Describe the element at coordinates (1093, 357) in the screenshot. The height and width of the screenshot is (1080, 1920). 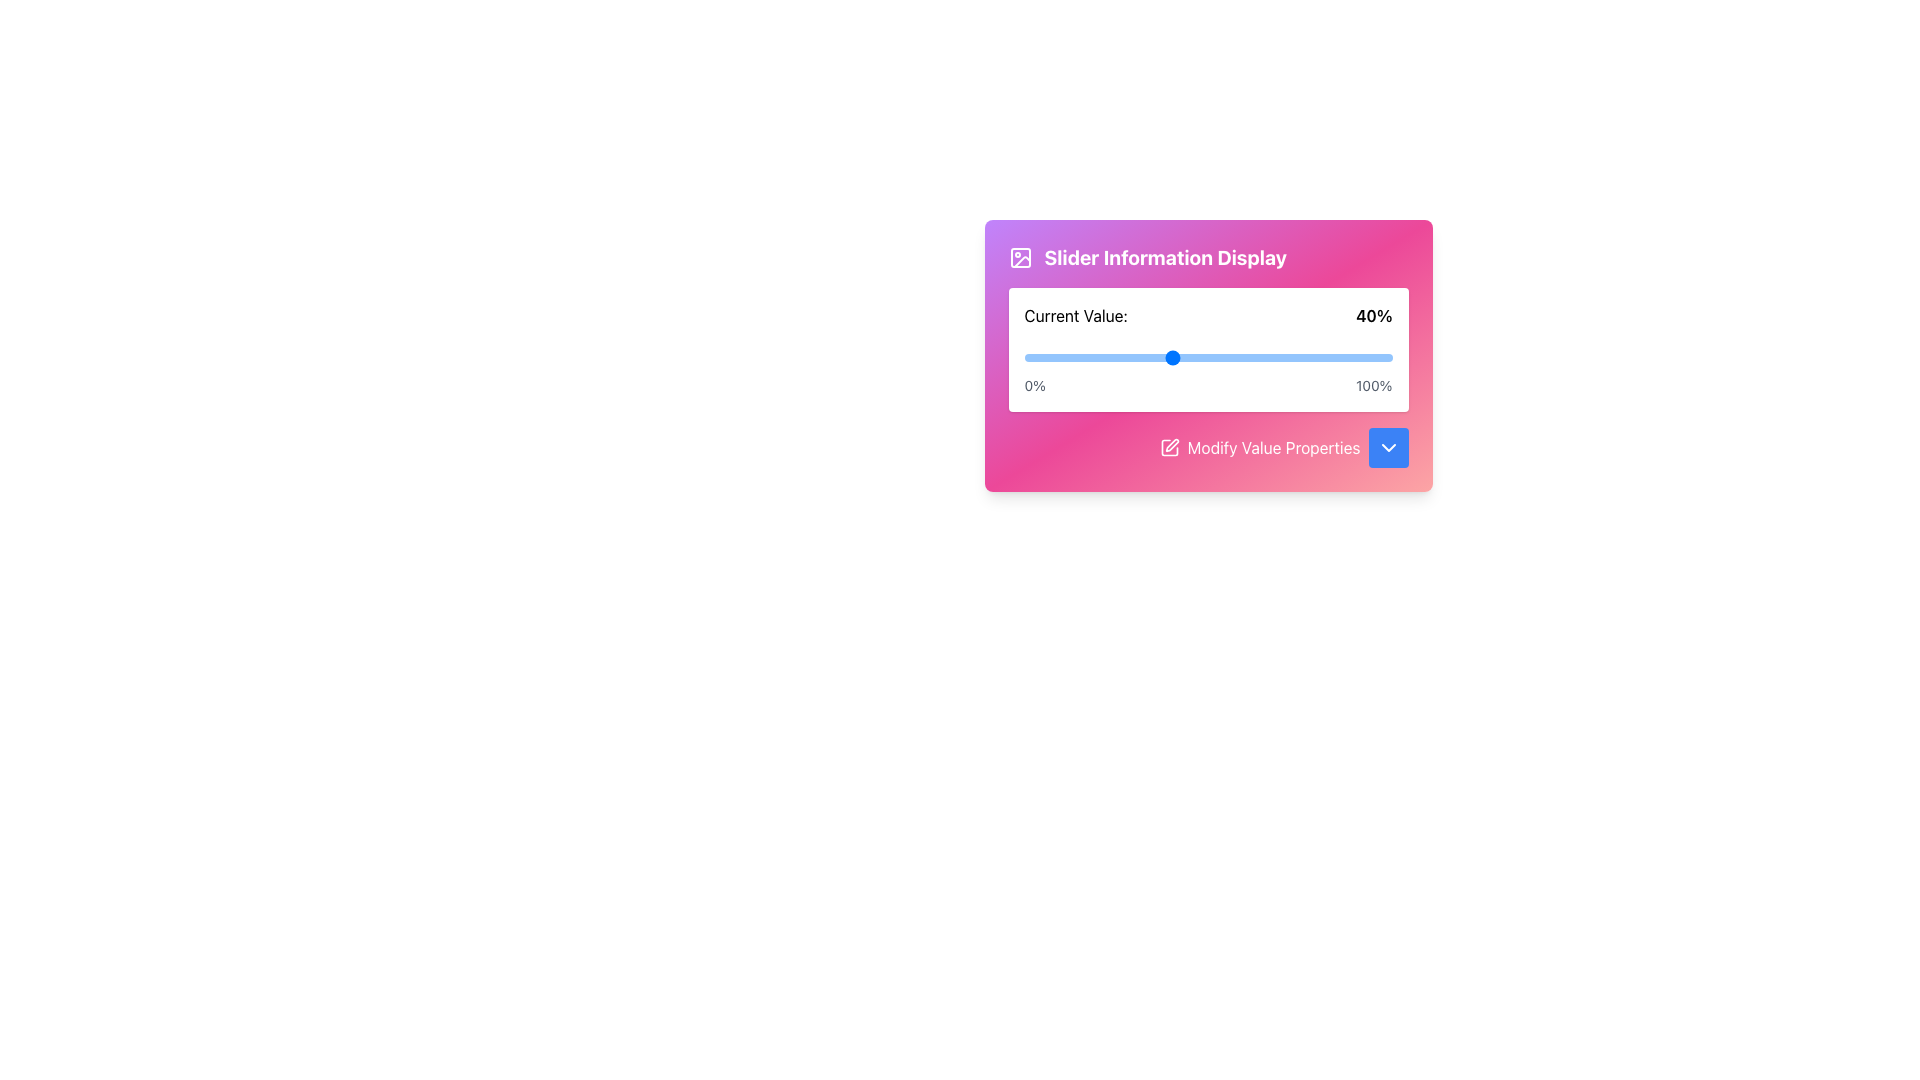
I see `the slider` at that location.